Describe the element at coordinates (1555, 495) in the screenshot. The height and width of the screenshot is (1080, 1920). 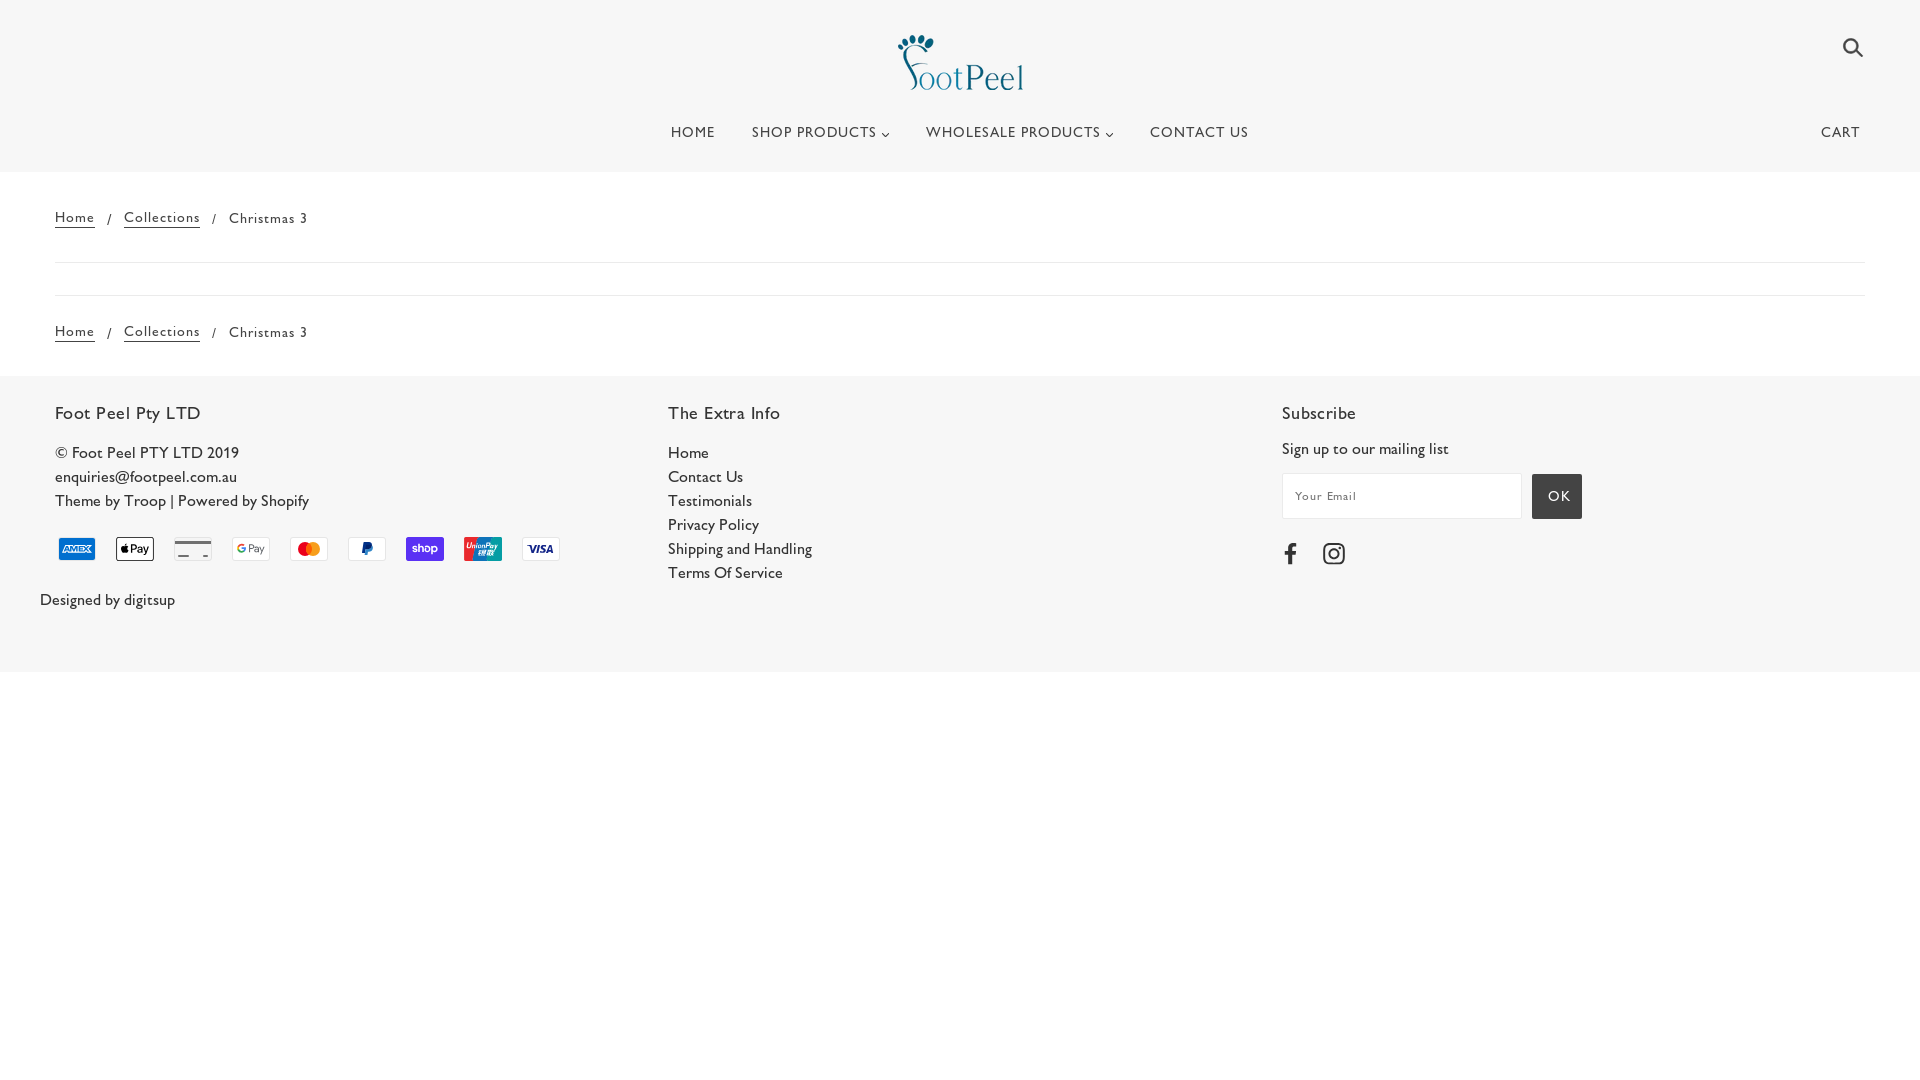
I see `'Ok'` at that location.